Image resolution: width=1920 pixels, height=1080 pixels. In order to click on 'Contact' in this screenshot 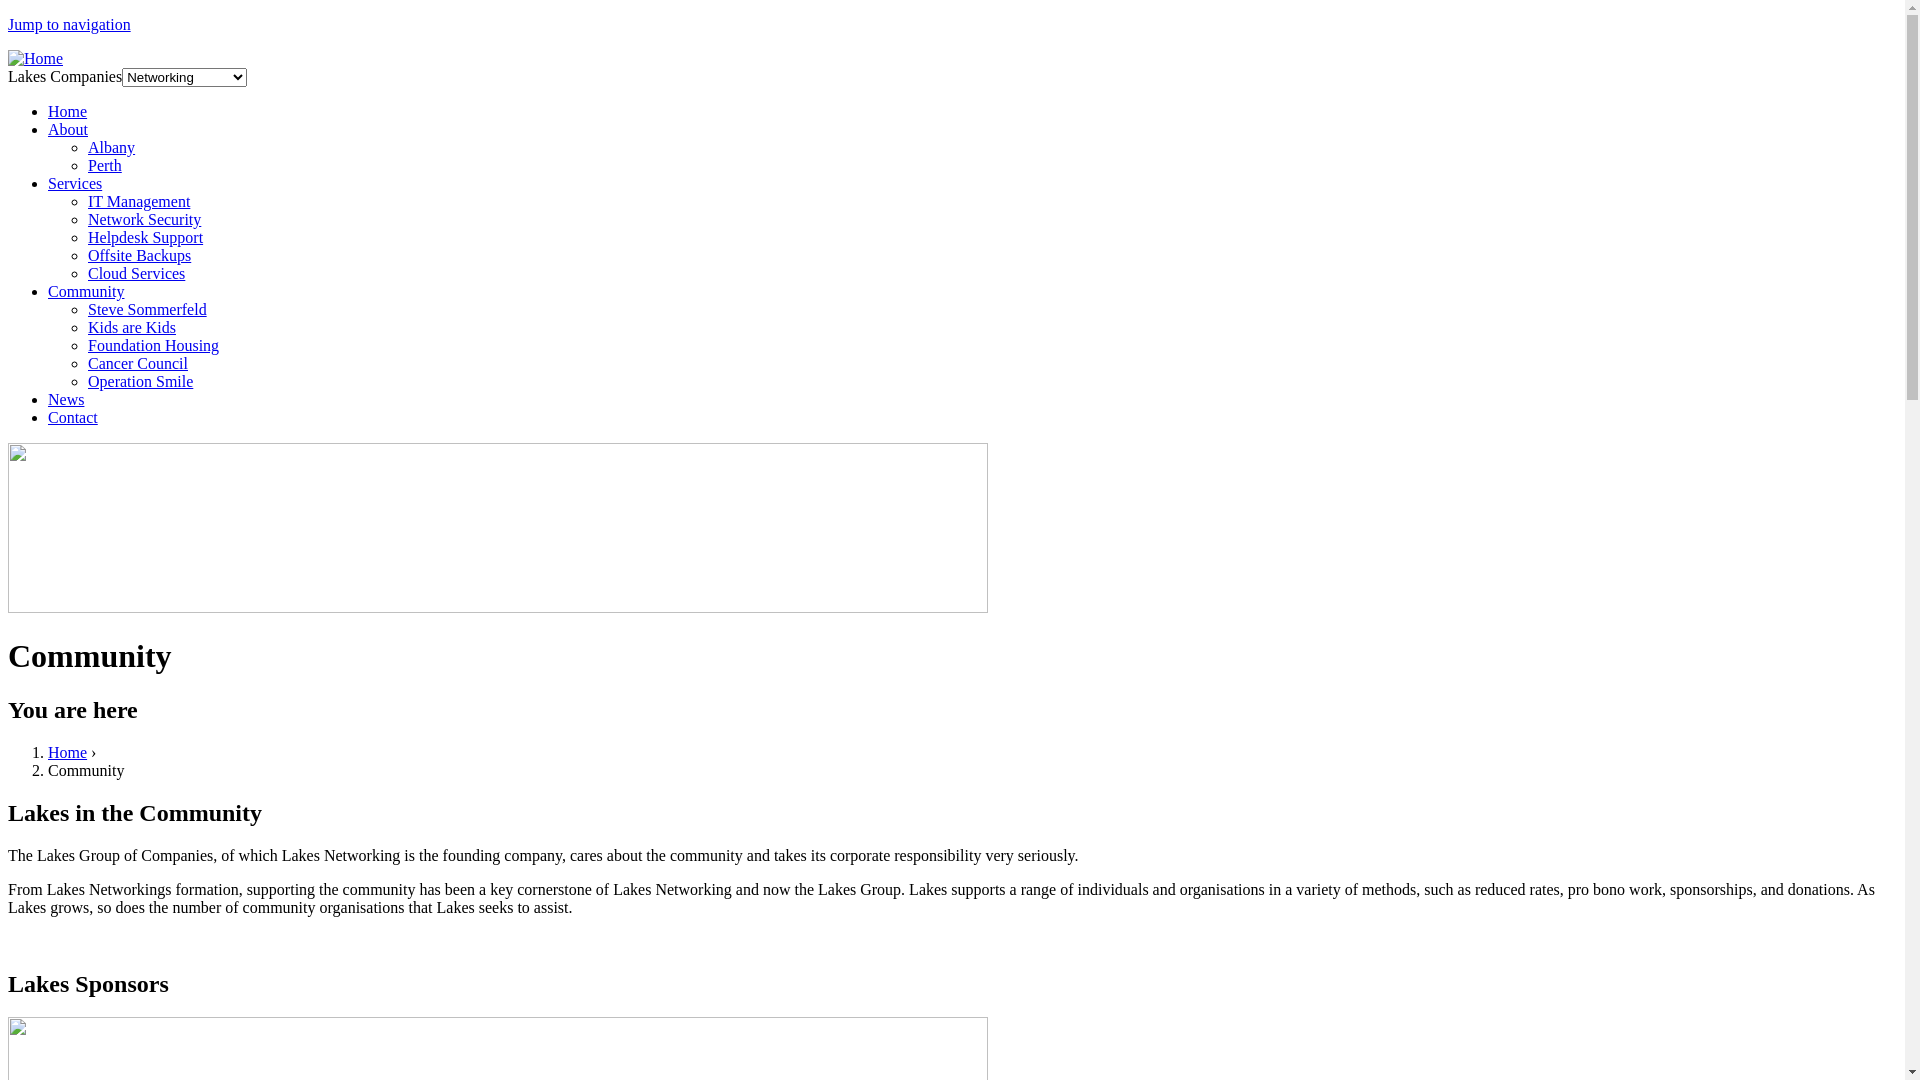, I will do `click(48, 416)`.